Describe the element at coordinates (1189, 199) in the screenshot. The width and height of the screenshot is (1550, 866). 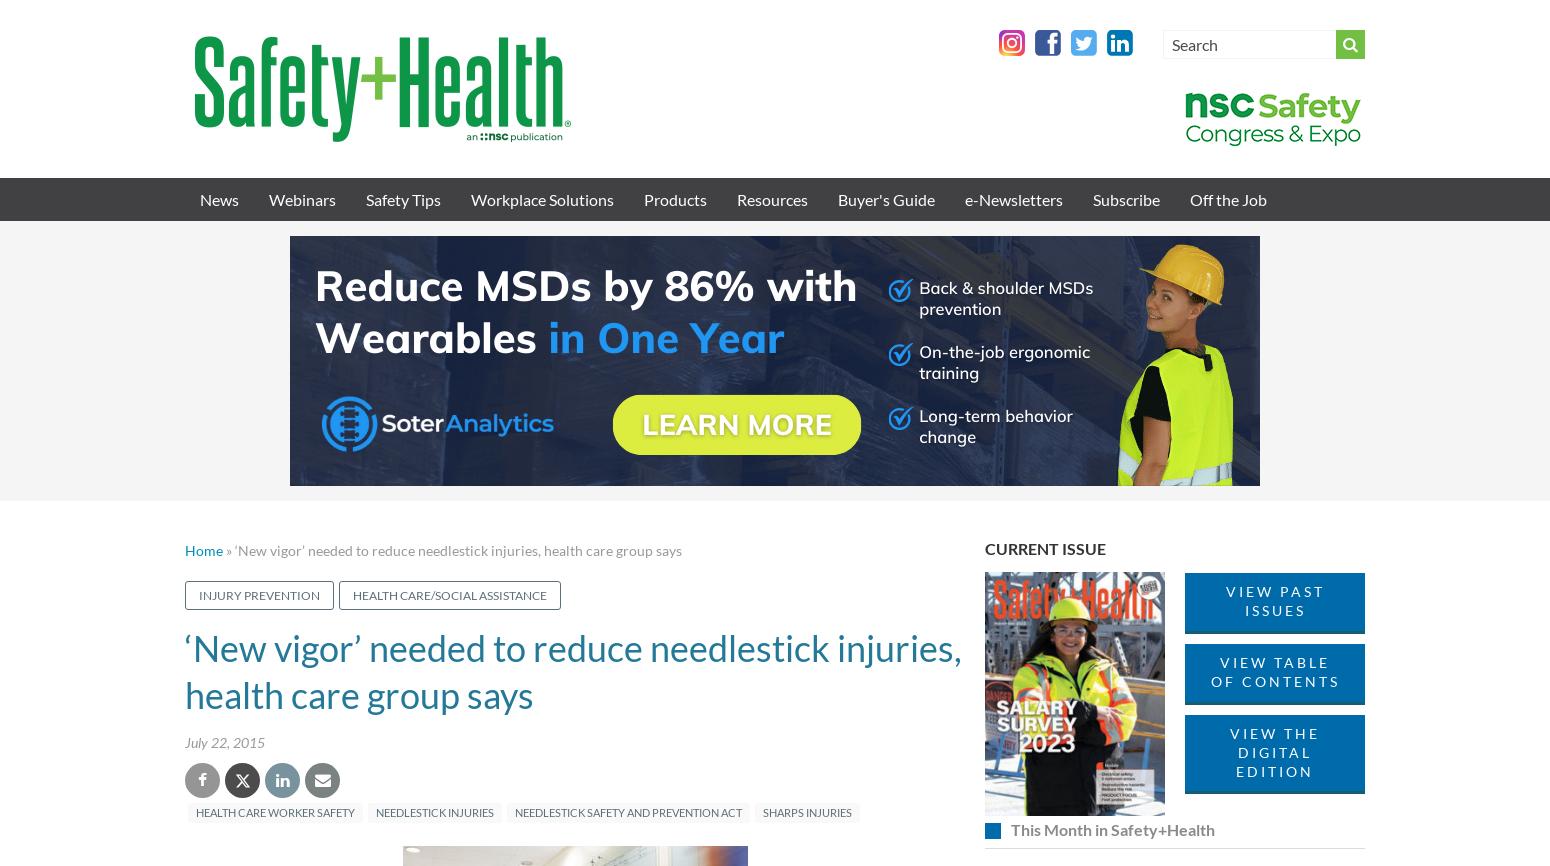
I see `'Off the Job'` at that location.